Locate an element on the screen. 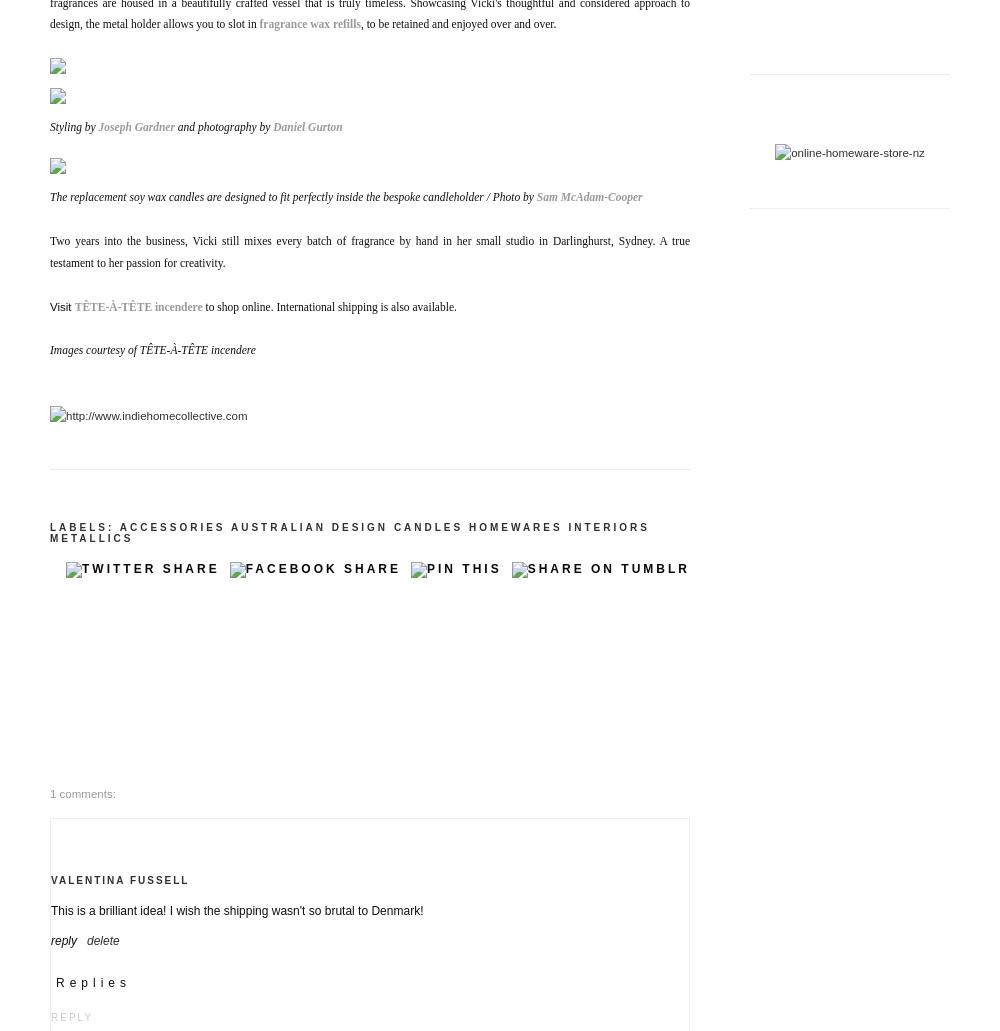  'Joseph Gardner' is located at coordinates (136, 124).